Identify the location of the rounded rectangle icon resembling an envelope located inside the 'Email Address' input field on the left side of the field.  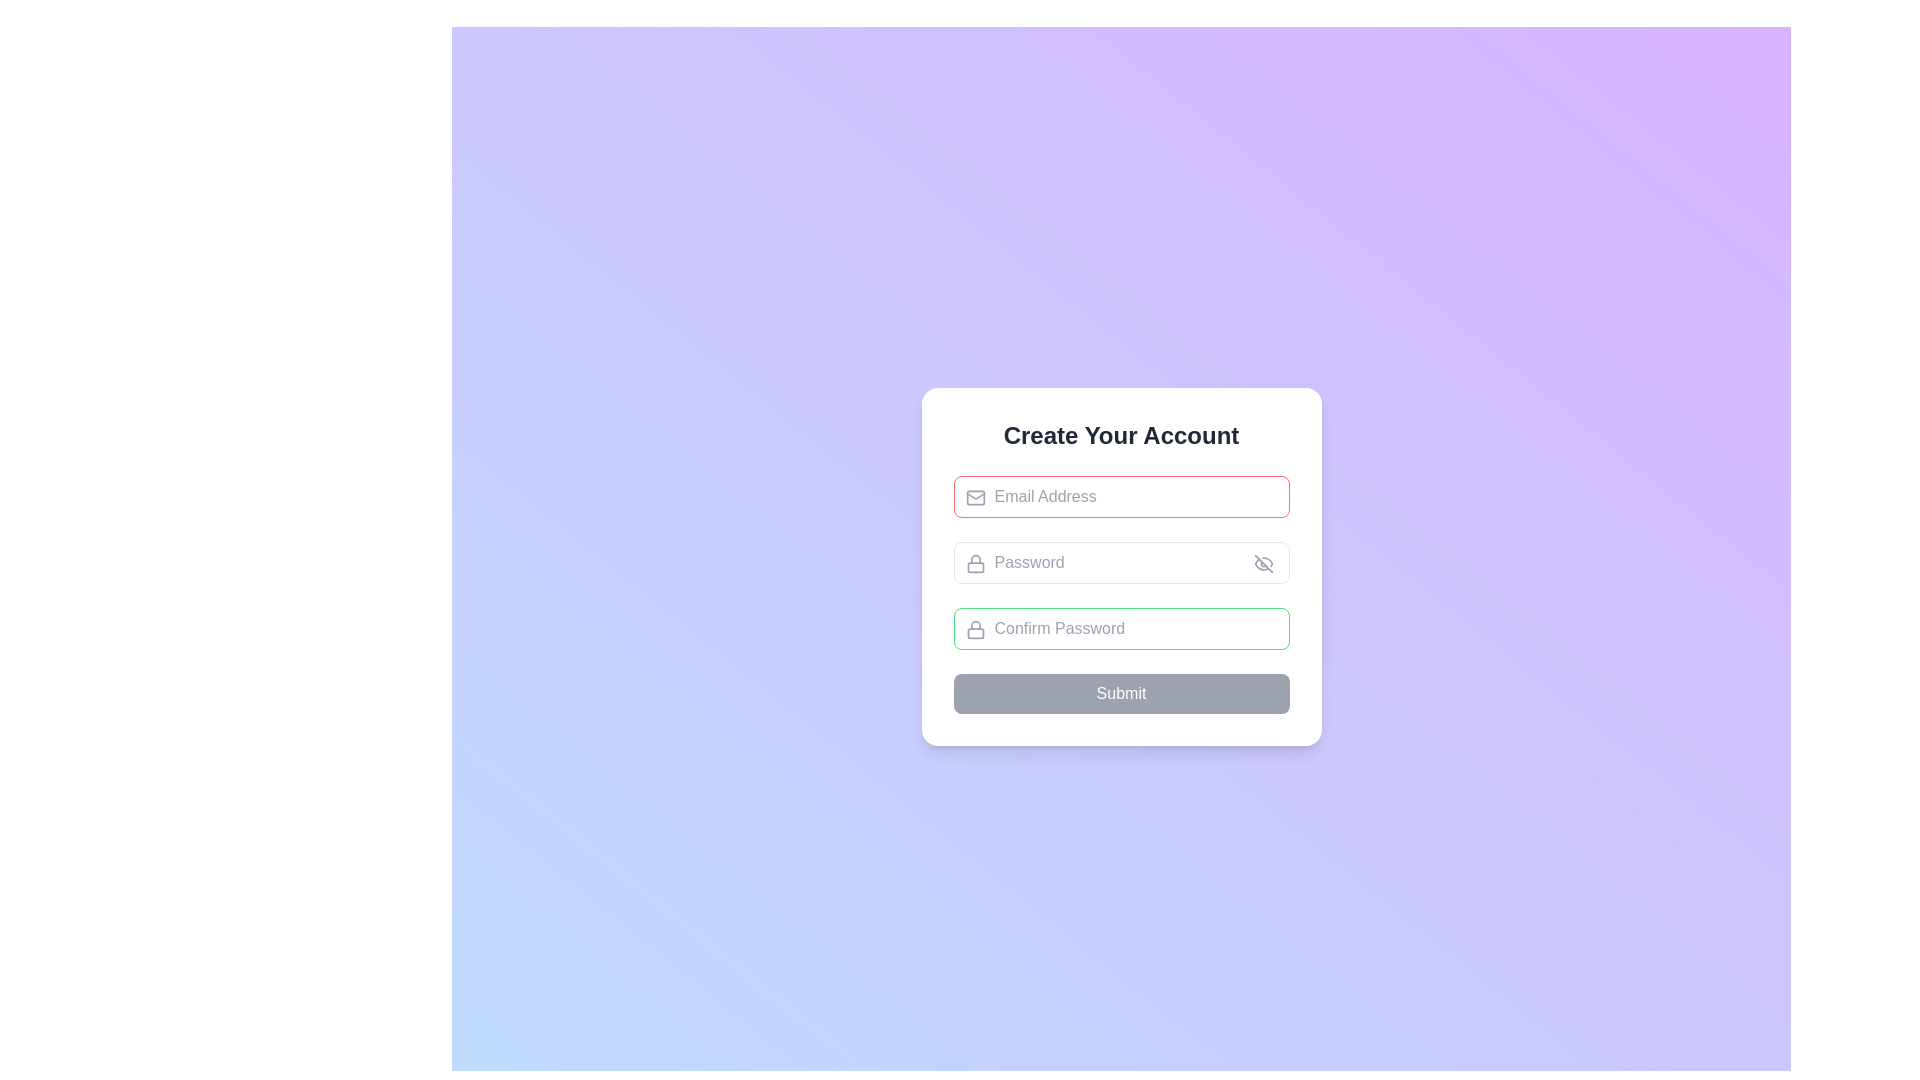
(975, 496).